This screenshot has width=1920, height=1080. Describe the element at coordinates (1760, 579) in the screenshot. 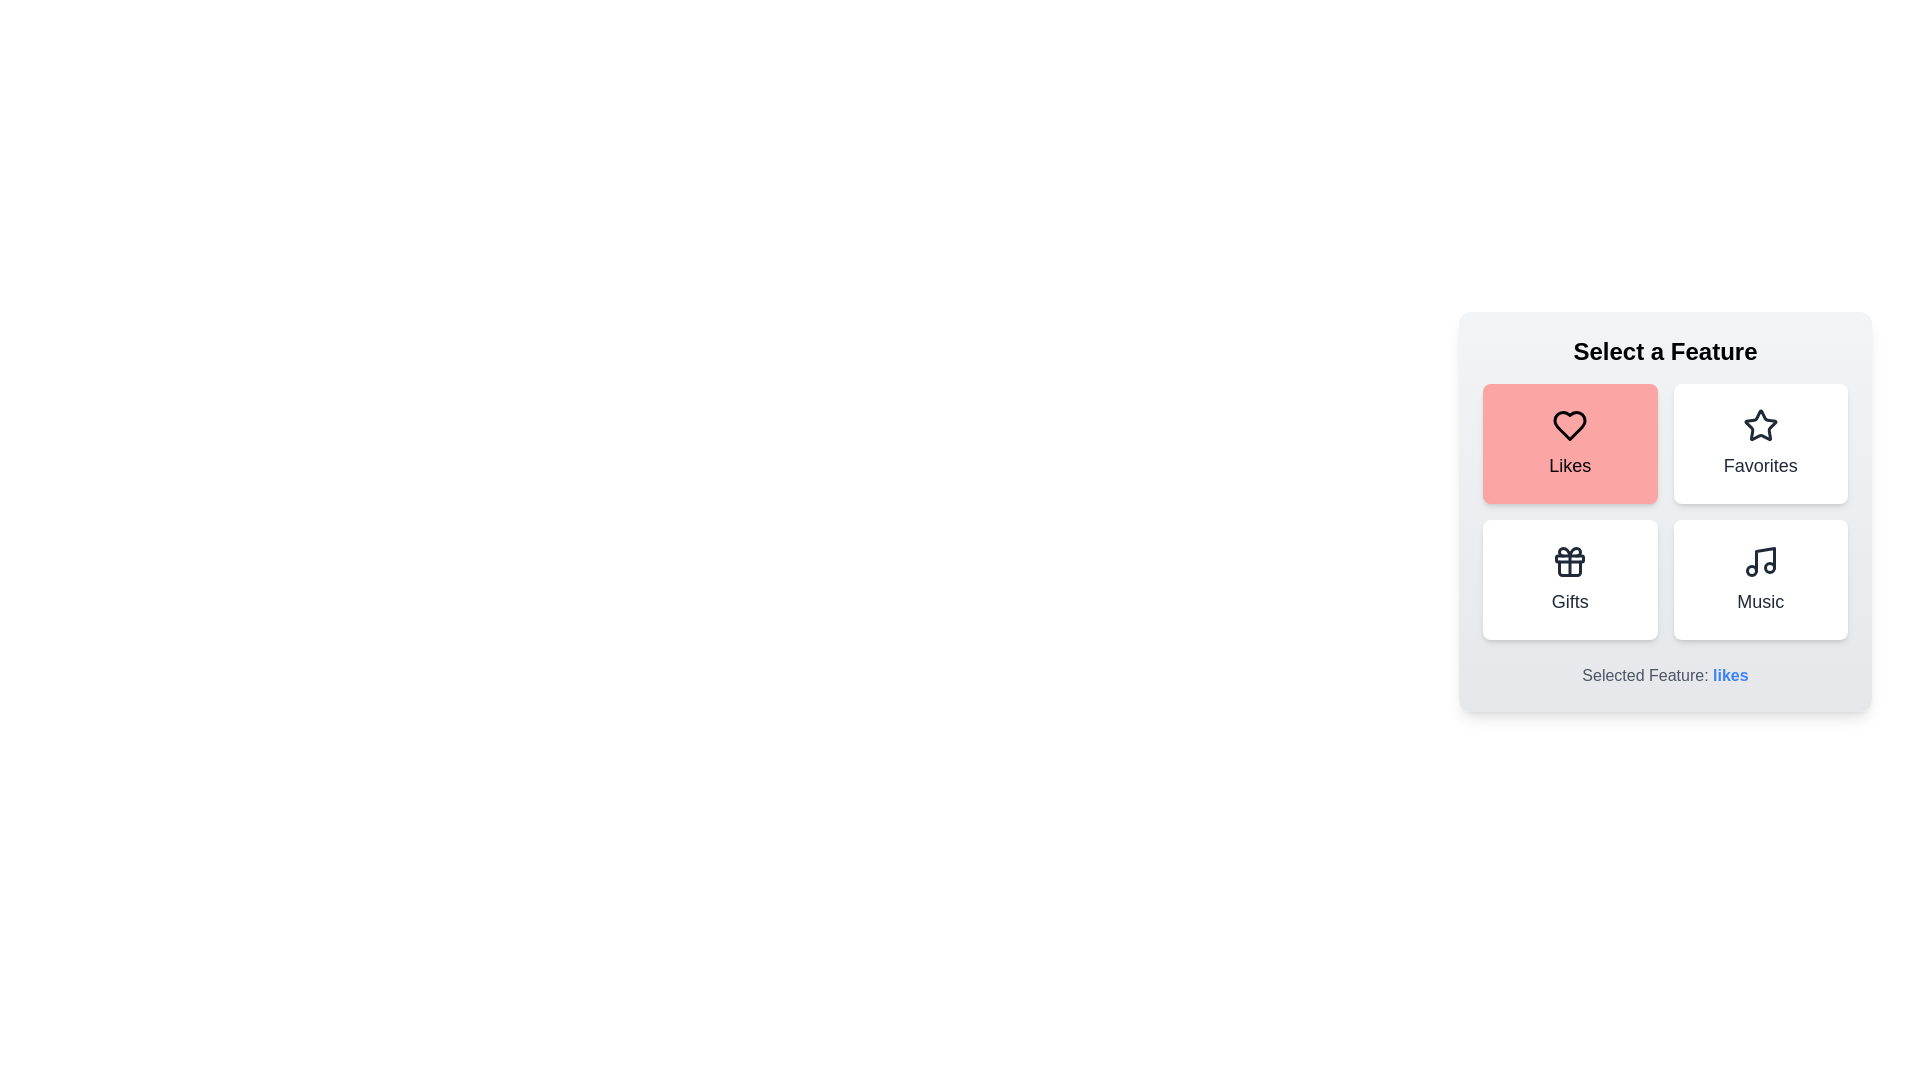

I see `the Music button to trigger its additional interaction` at that location.